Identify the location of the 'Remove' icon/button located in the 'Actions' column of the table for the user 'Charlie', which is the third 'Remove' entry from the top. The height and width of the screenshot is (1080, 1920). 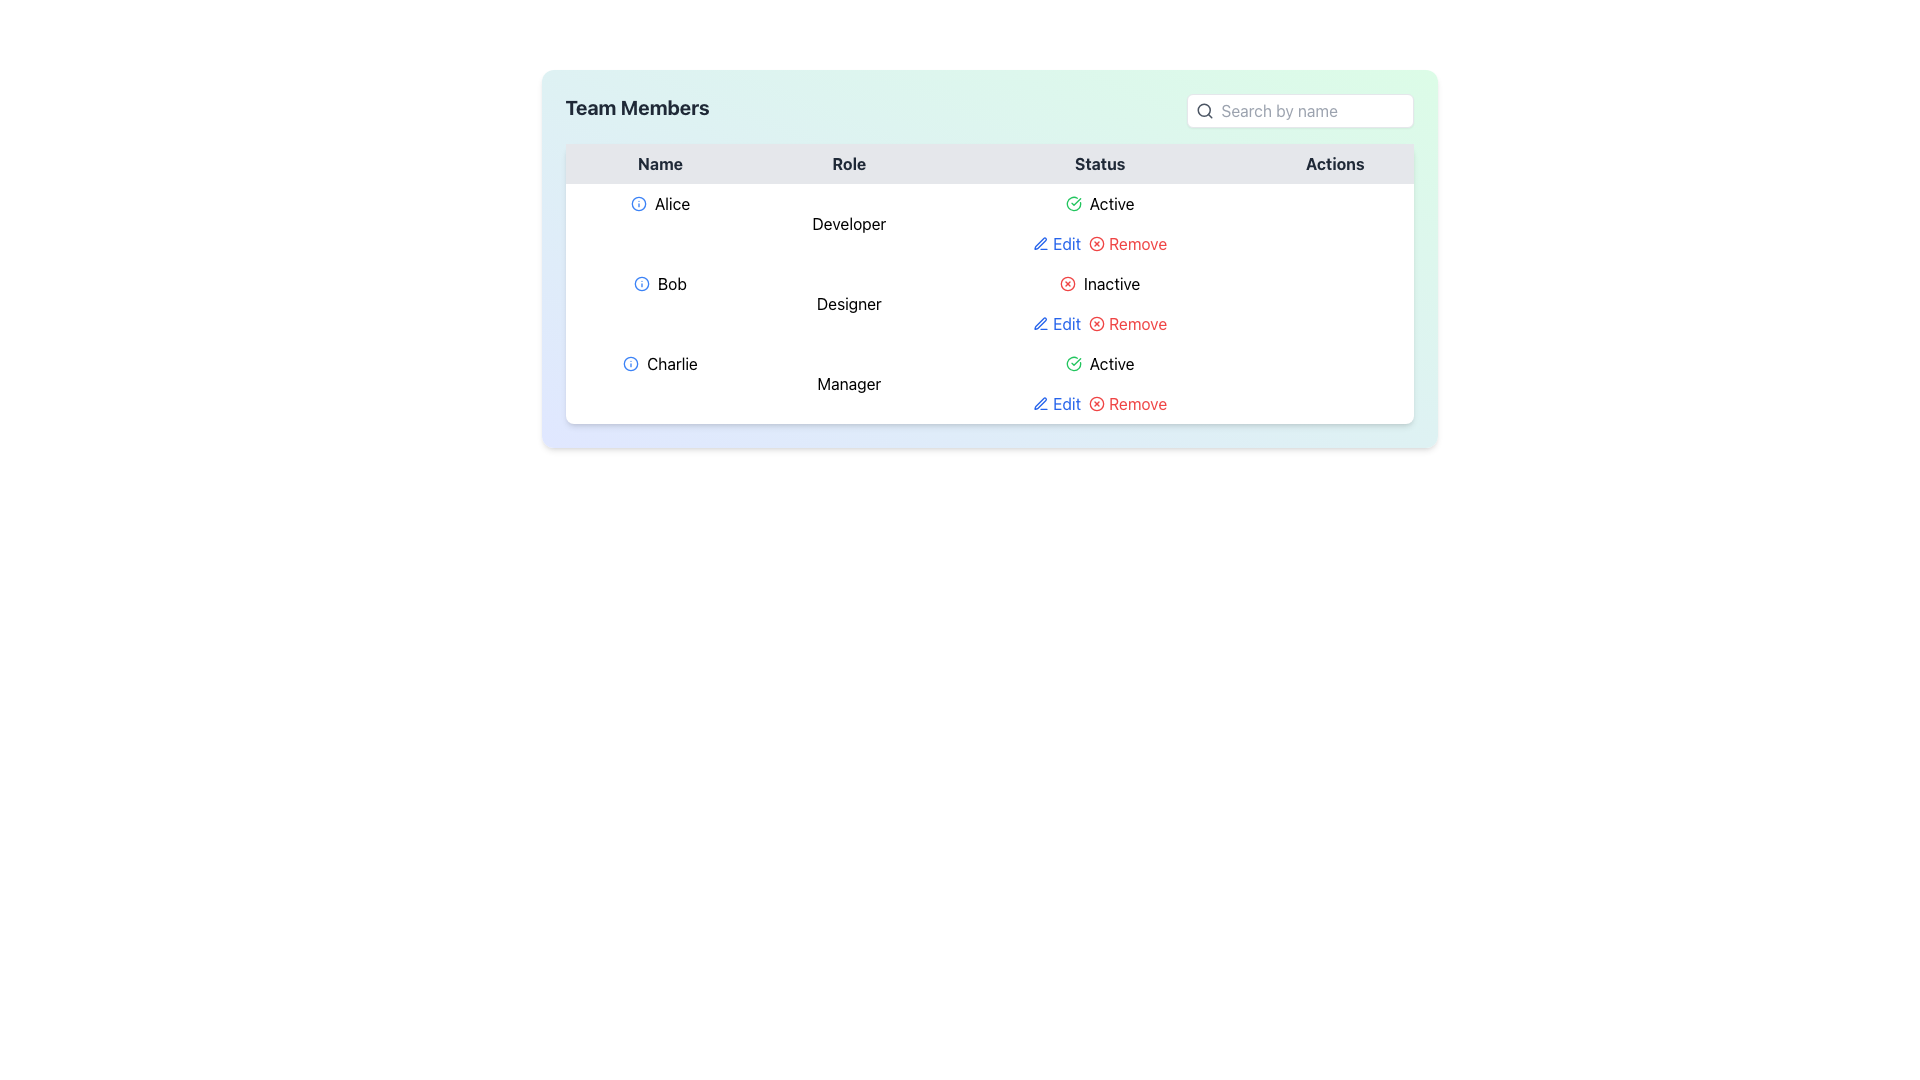
(1096, 404).